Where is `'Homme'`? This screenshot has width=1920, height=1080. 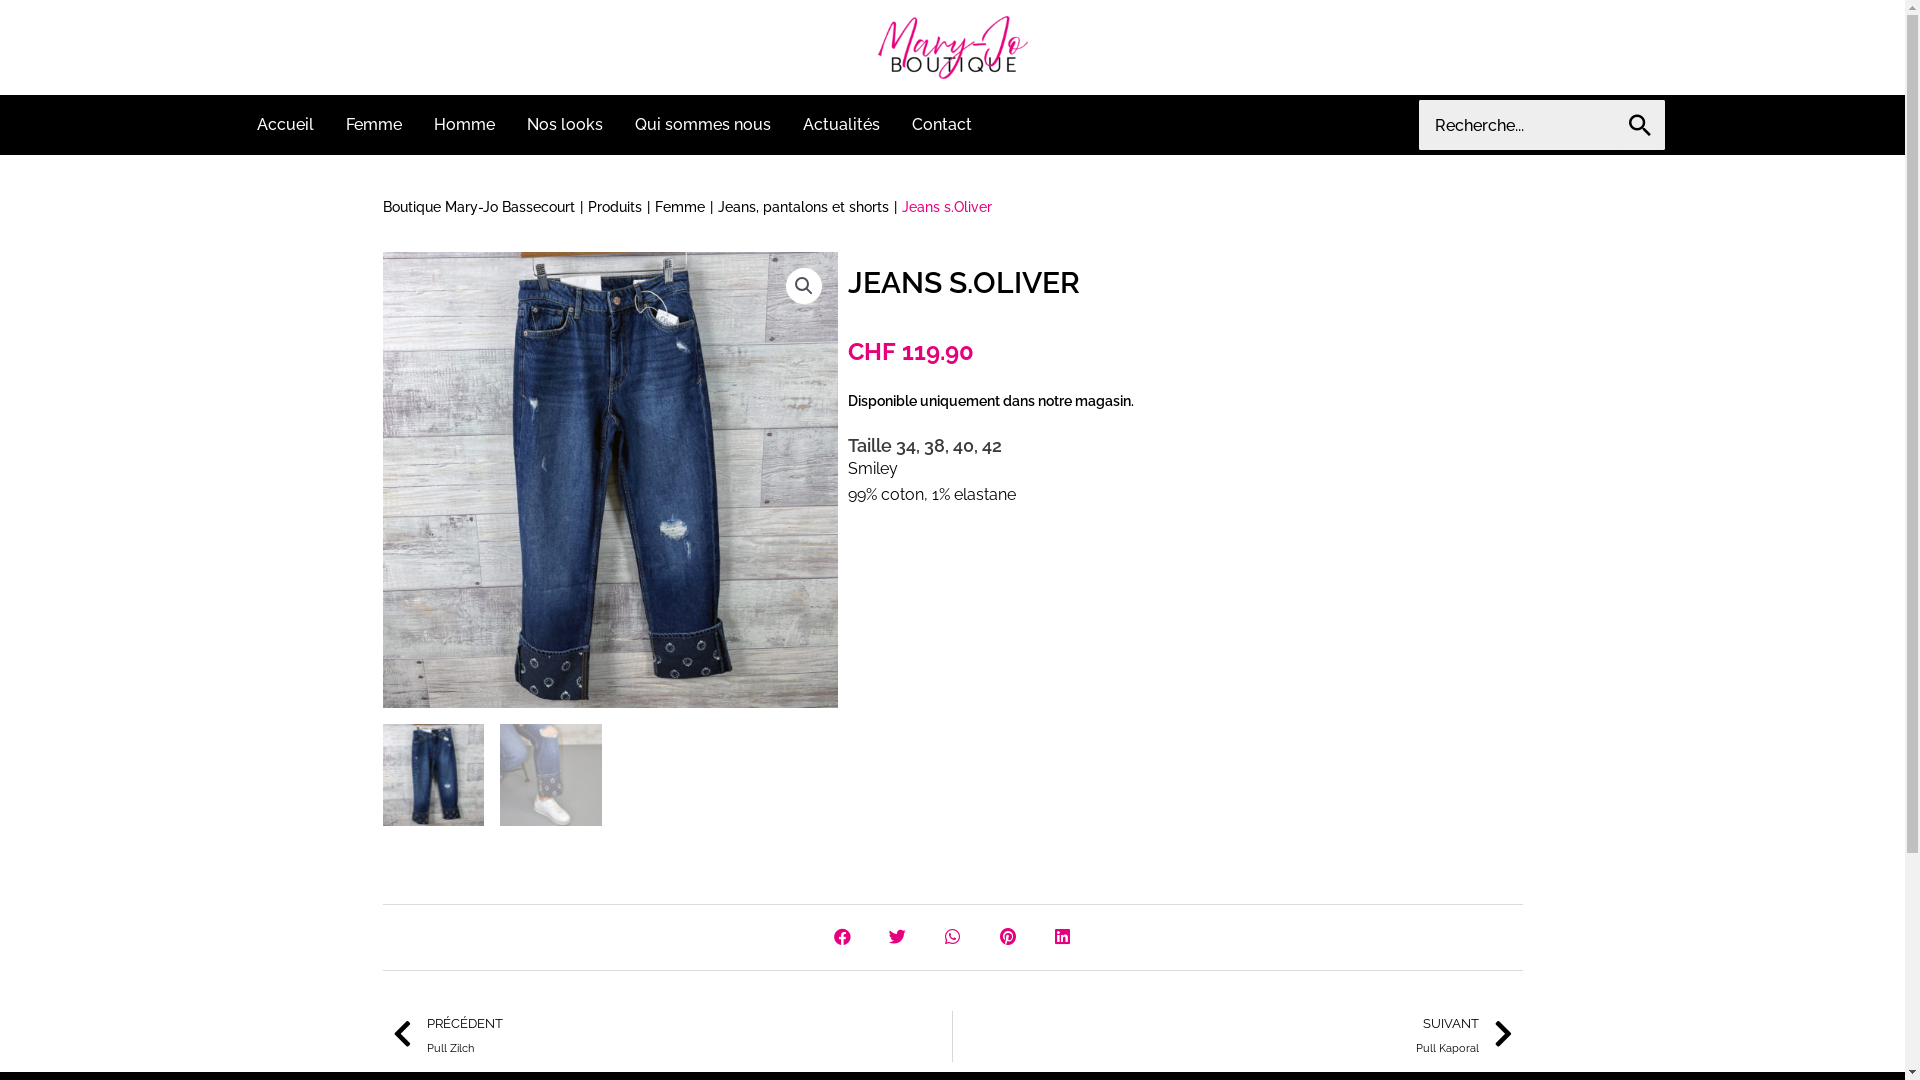 'Homme' is located at coordinates (463, 124).